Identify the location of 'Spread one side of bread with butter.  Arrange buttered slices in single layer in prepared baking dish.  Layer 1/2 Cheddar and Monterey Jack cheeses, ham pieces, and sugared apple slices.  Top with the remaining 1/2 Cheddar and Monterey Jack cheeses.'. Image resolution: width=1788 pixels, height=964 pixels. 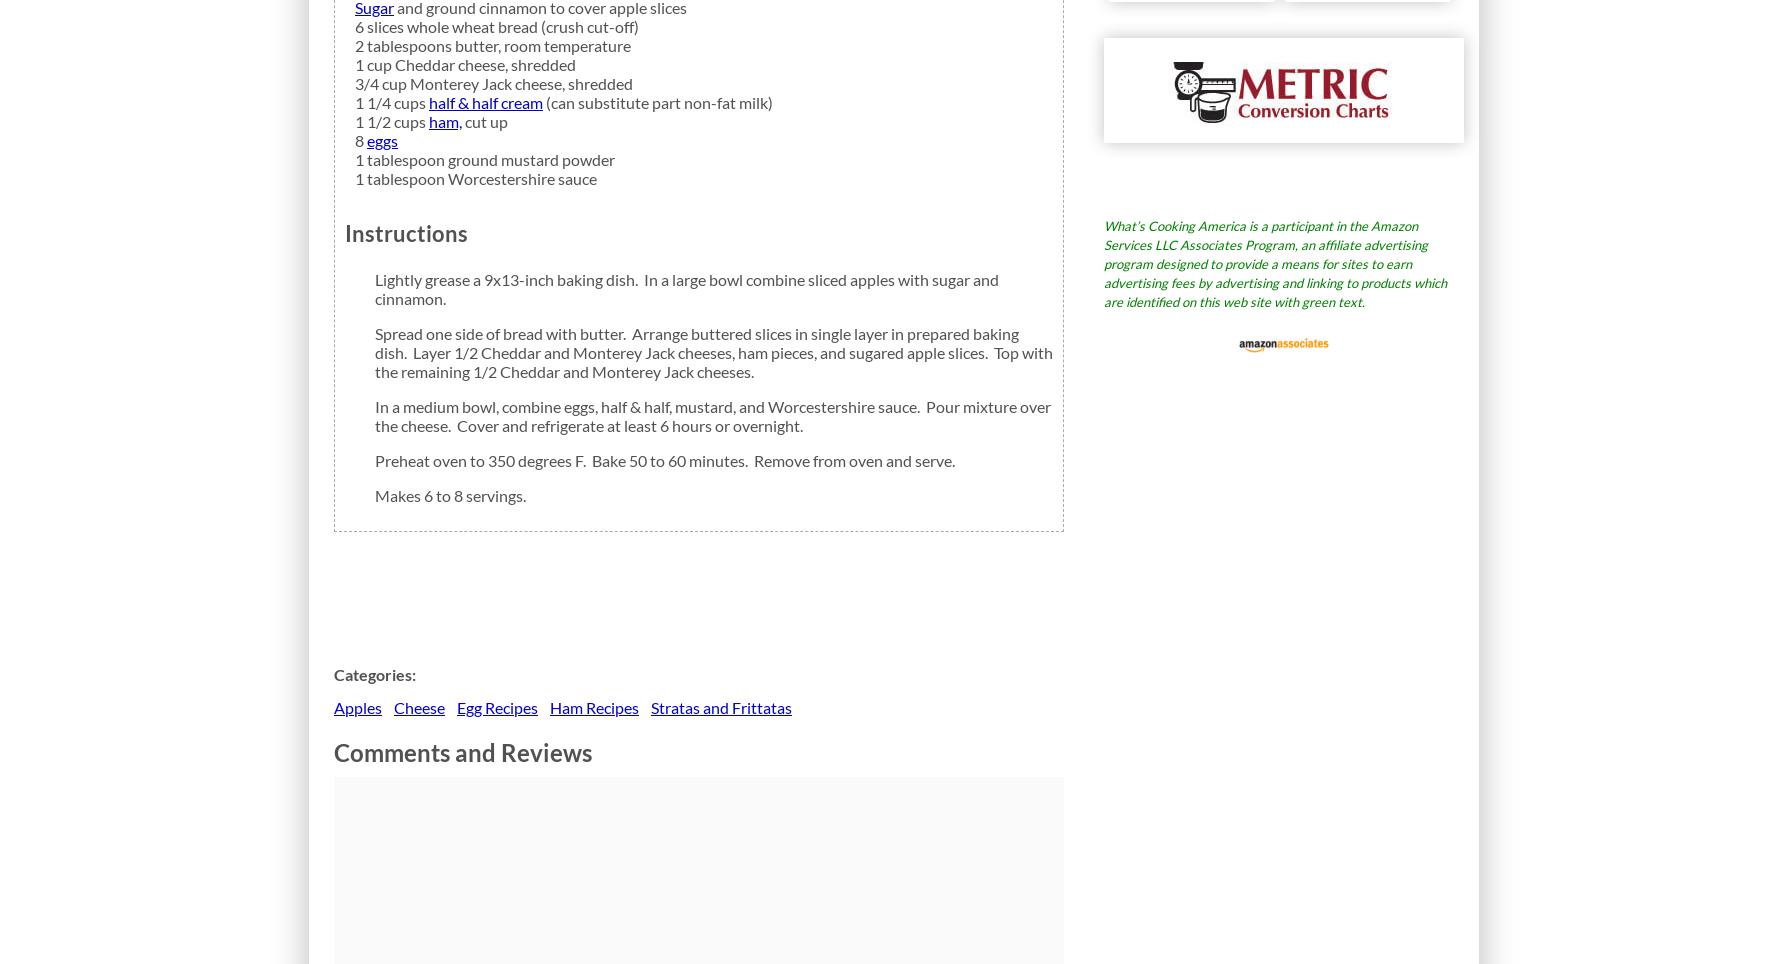
(373, 350).